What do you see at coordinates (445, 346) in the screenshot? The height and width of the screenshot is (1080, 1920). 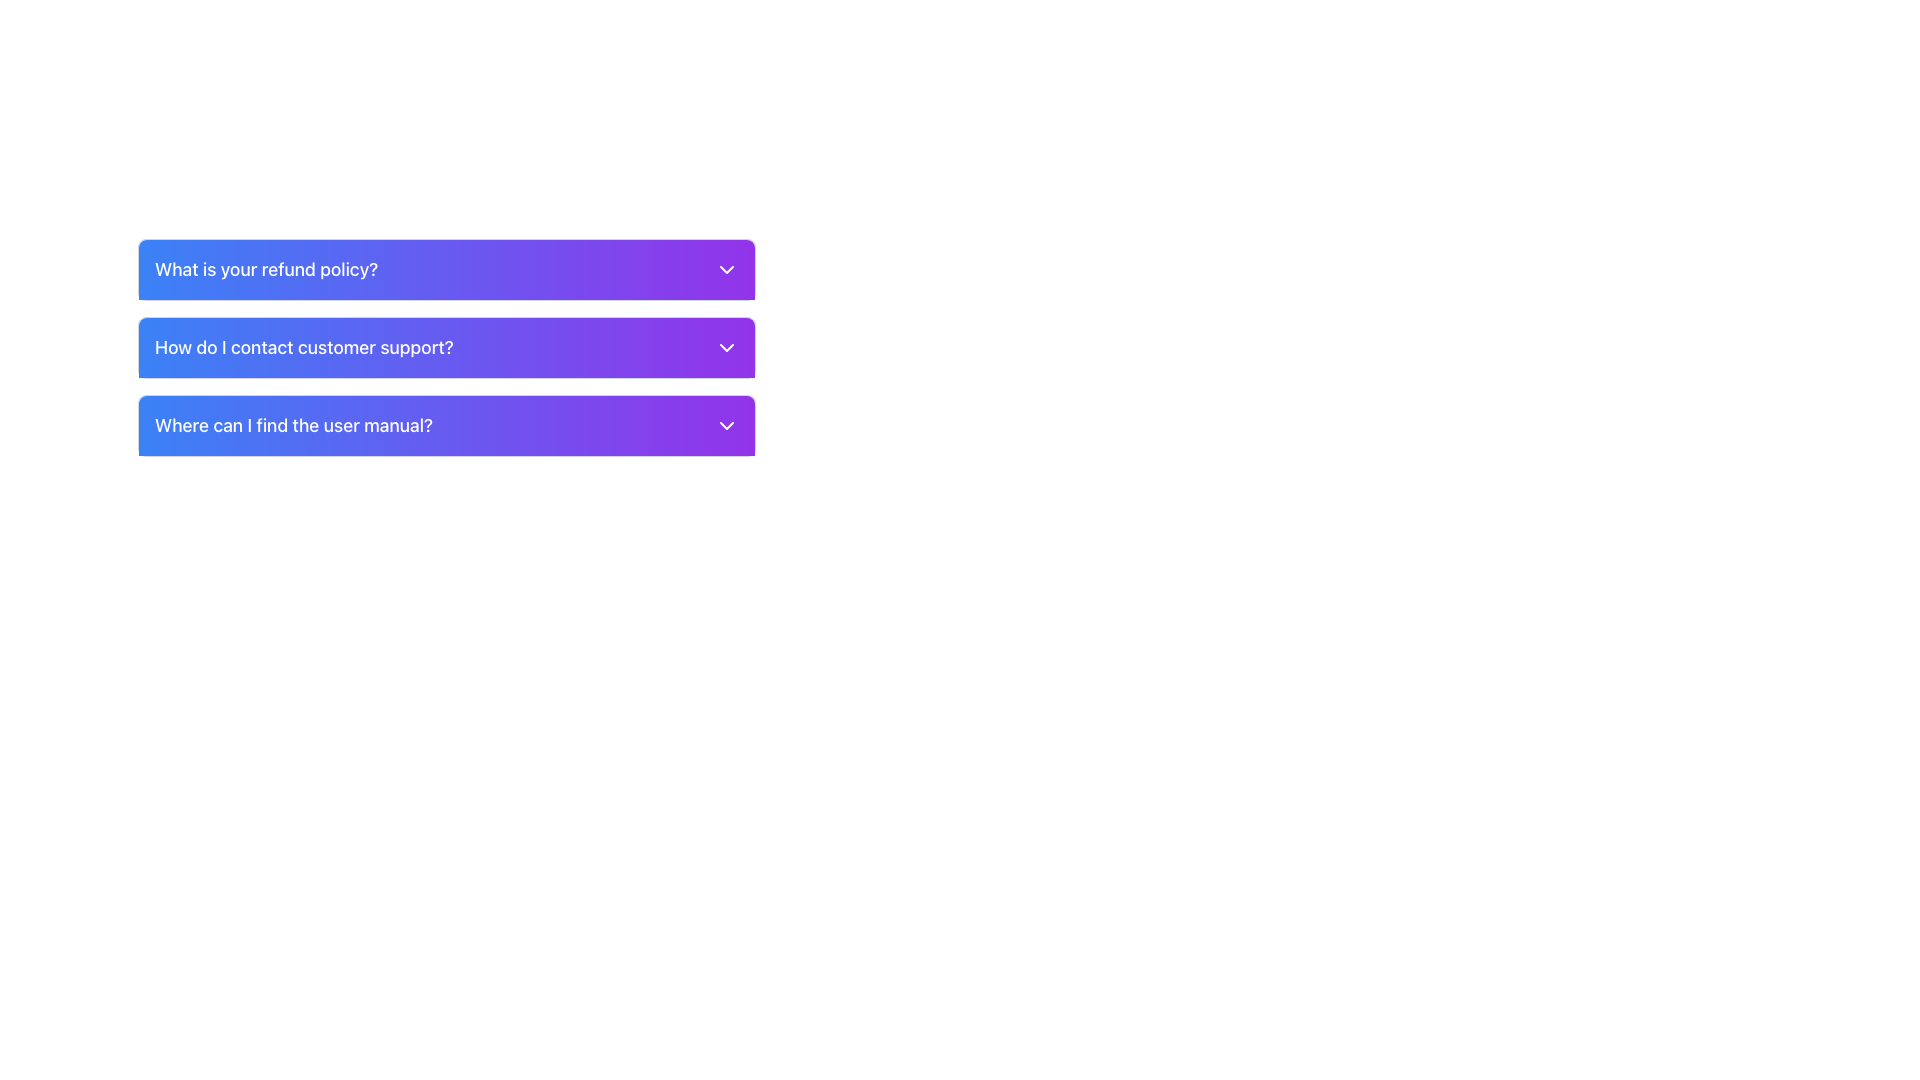 I see `the interactive dropdown header that reveals additional options related to contacting customer support by moving the mouse to its center` at bounding box center [445, 346].